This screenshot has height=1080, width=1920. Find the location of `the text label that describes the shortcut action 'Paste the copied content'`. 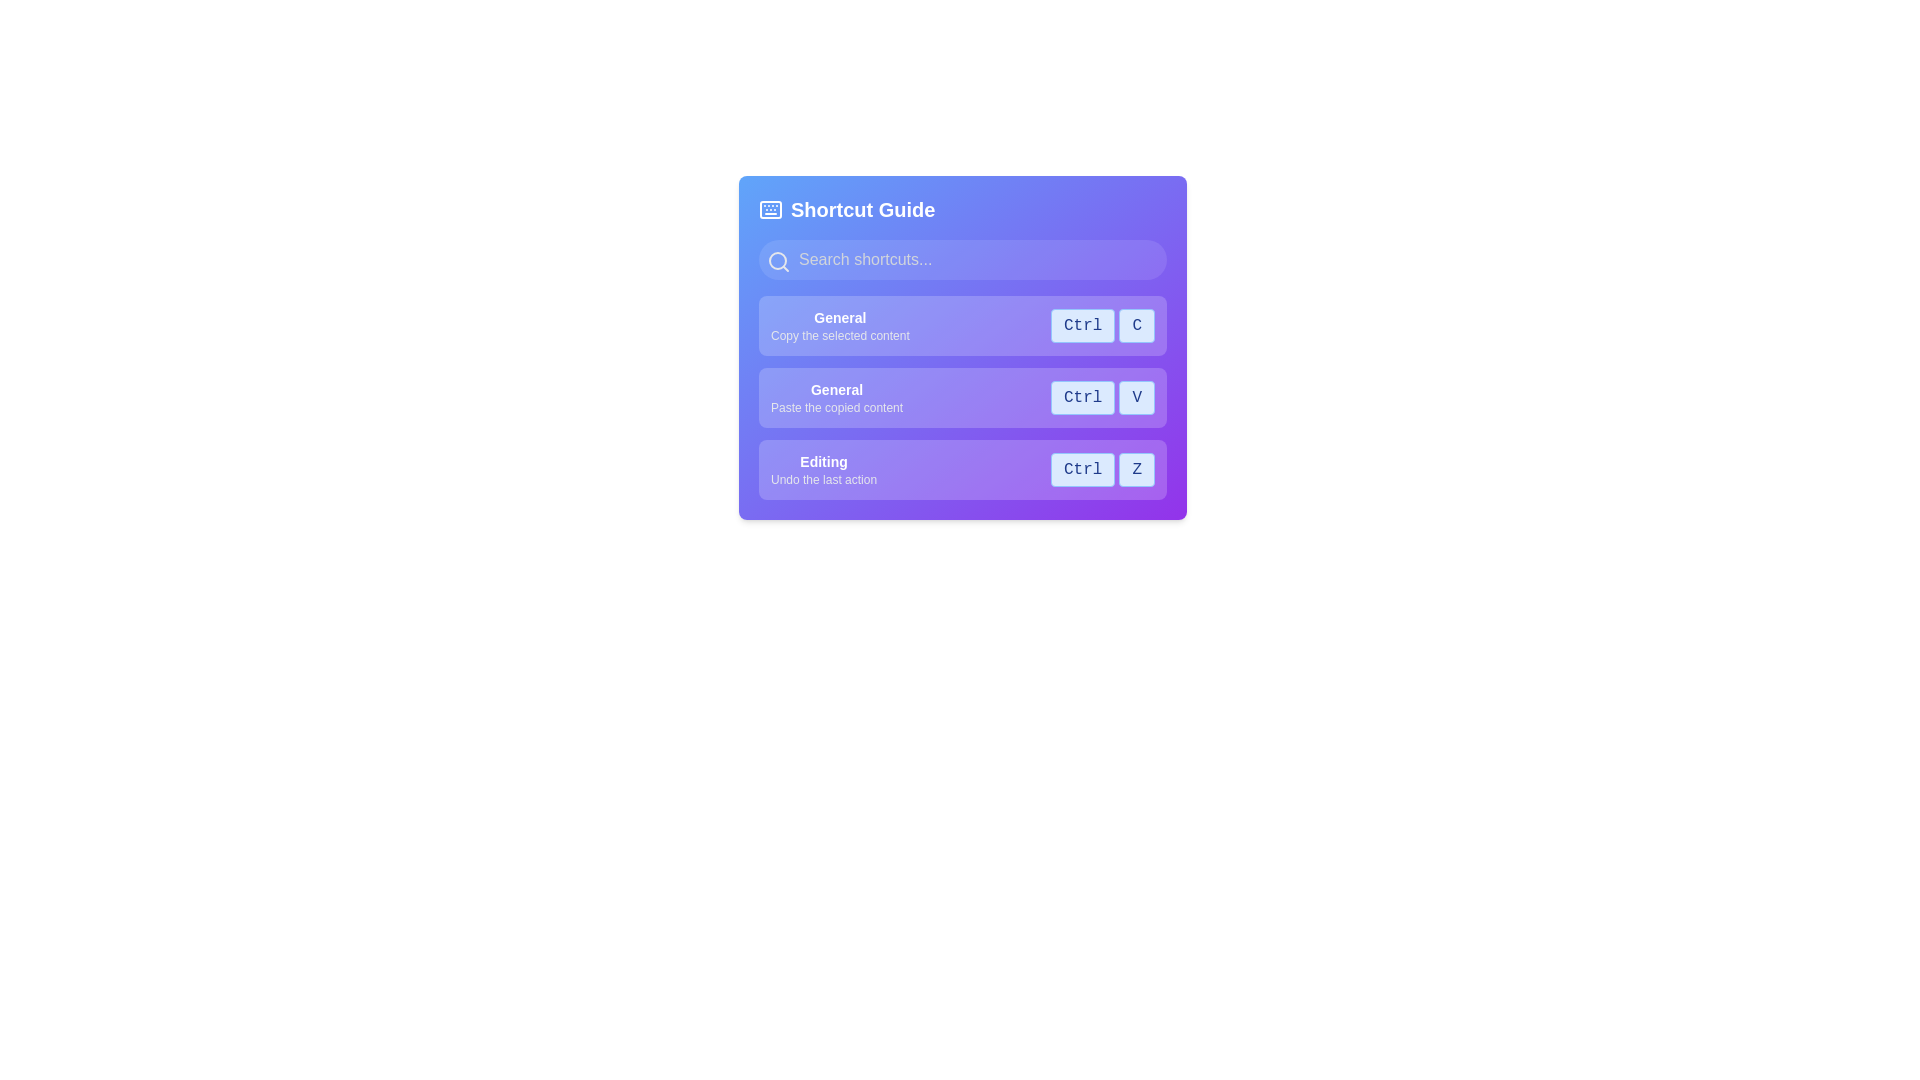

the text label that describes the shortcut action 'Paste the copied content' is located at coordinates (837, 397).